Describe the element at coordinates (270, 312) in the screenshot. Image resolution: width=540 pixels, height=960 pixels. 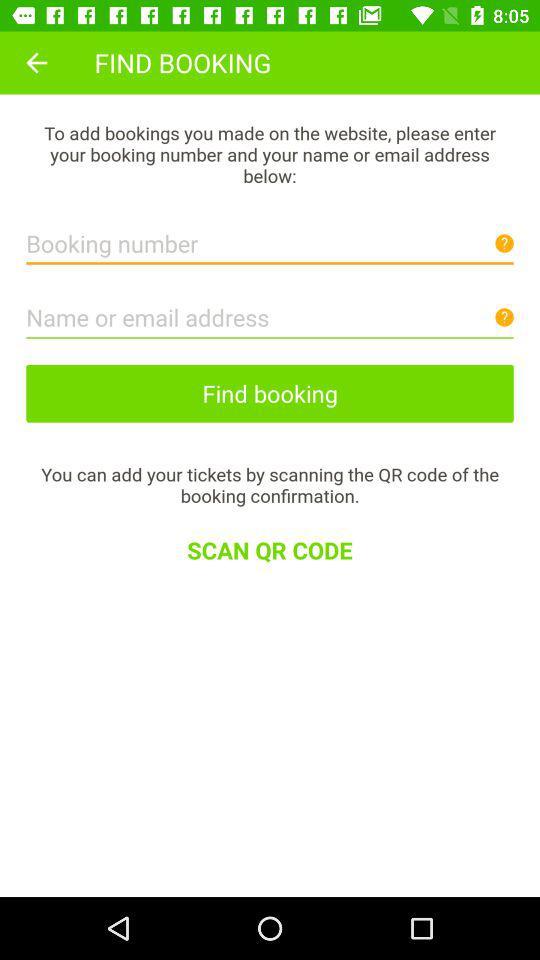
I see `name or email address` at that location.